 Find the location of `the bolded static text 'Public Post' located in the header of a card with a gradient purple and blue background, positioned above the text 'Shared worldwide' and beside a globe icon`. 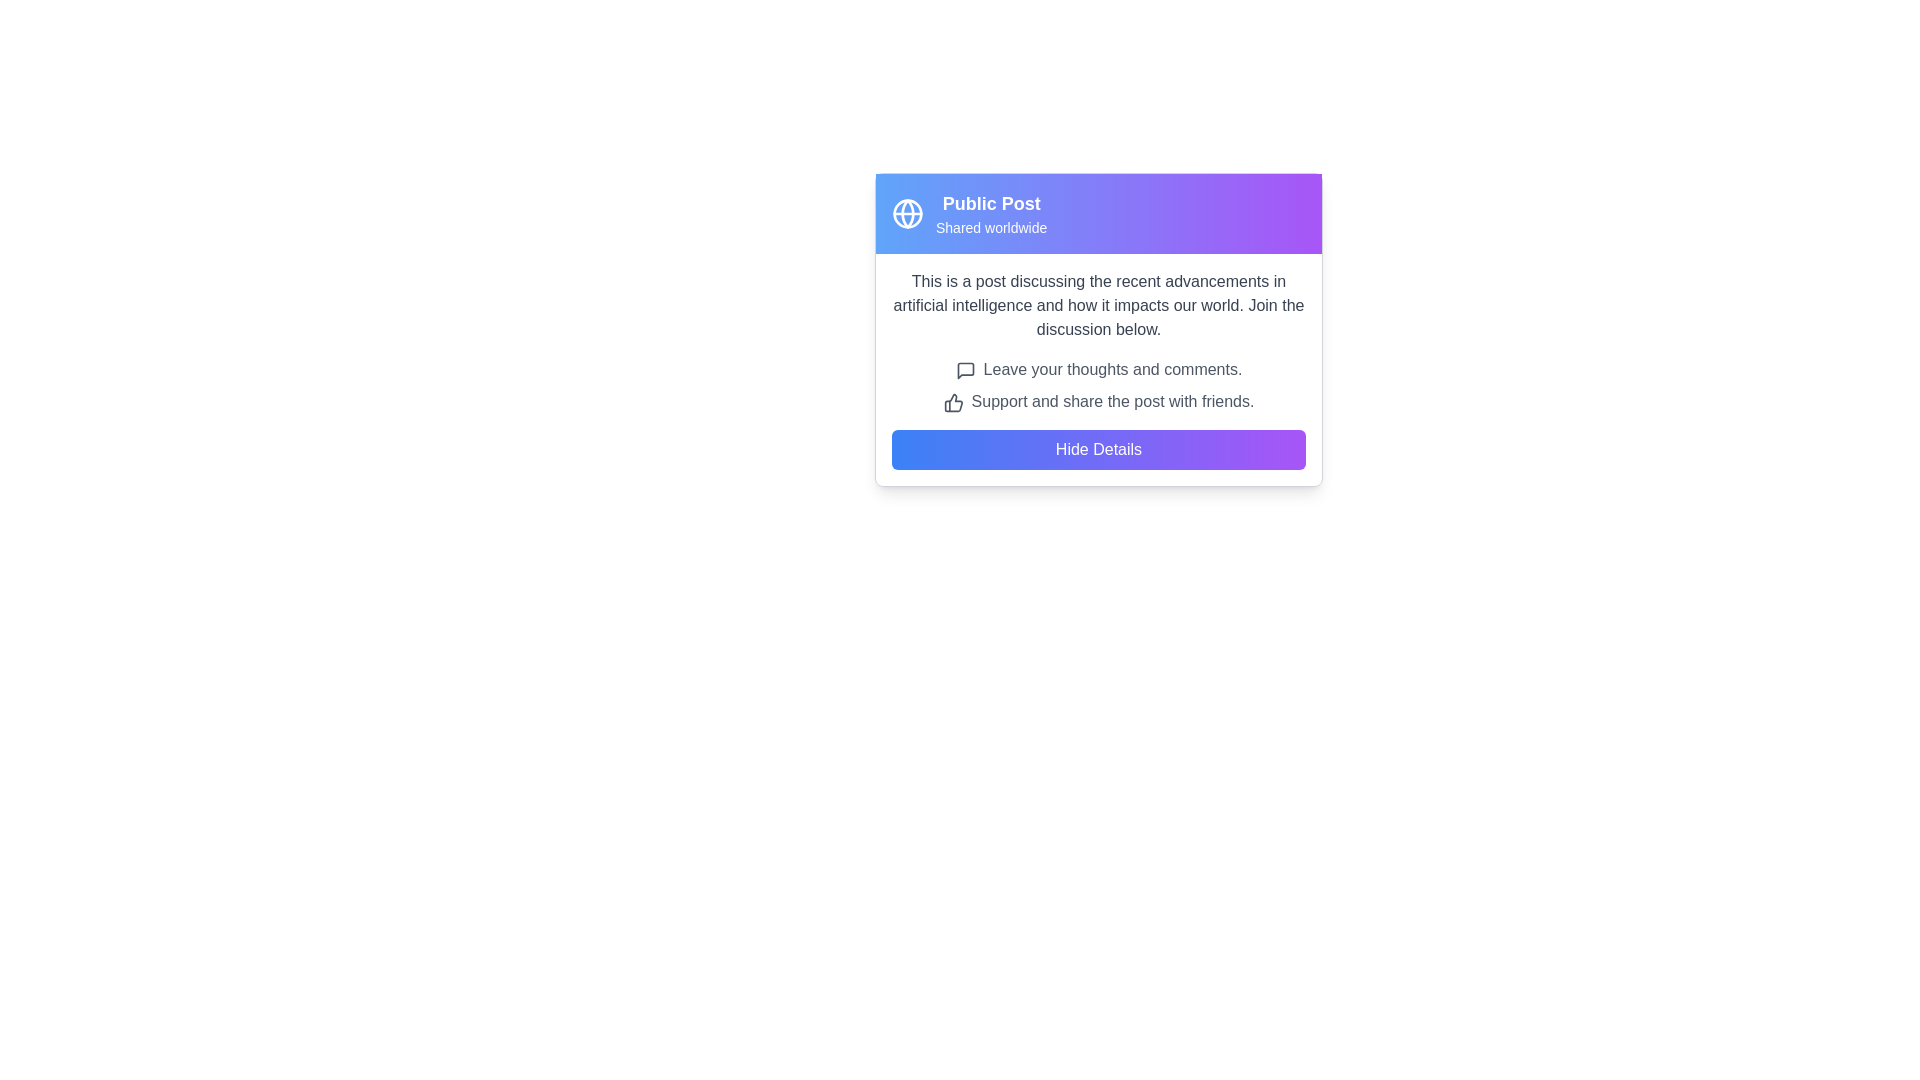

the bolded static text 'Public Post' located in the header of a card with a gradient purple and blue background, positioned above the text 'Shared worldwide' and beside a globe icon is located at coordinates (991, 204).